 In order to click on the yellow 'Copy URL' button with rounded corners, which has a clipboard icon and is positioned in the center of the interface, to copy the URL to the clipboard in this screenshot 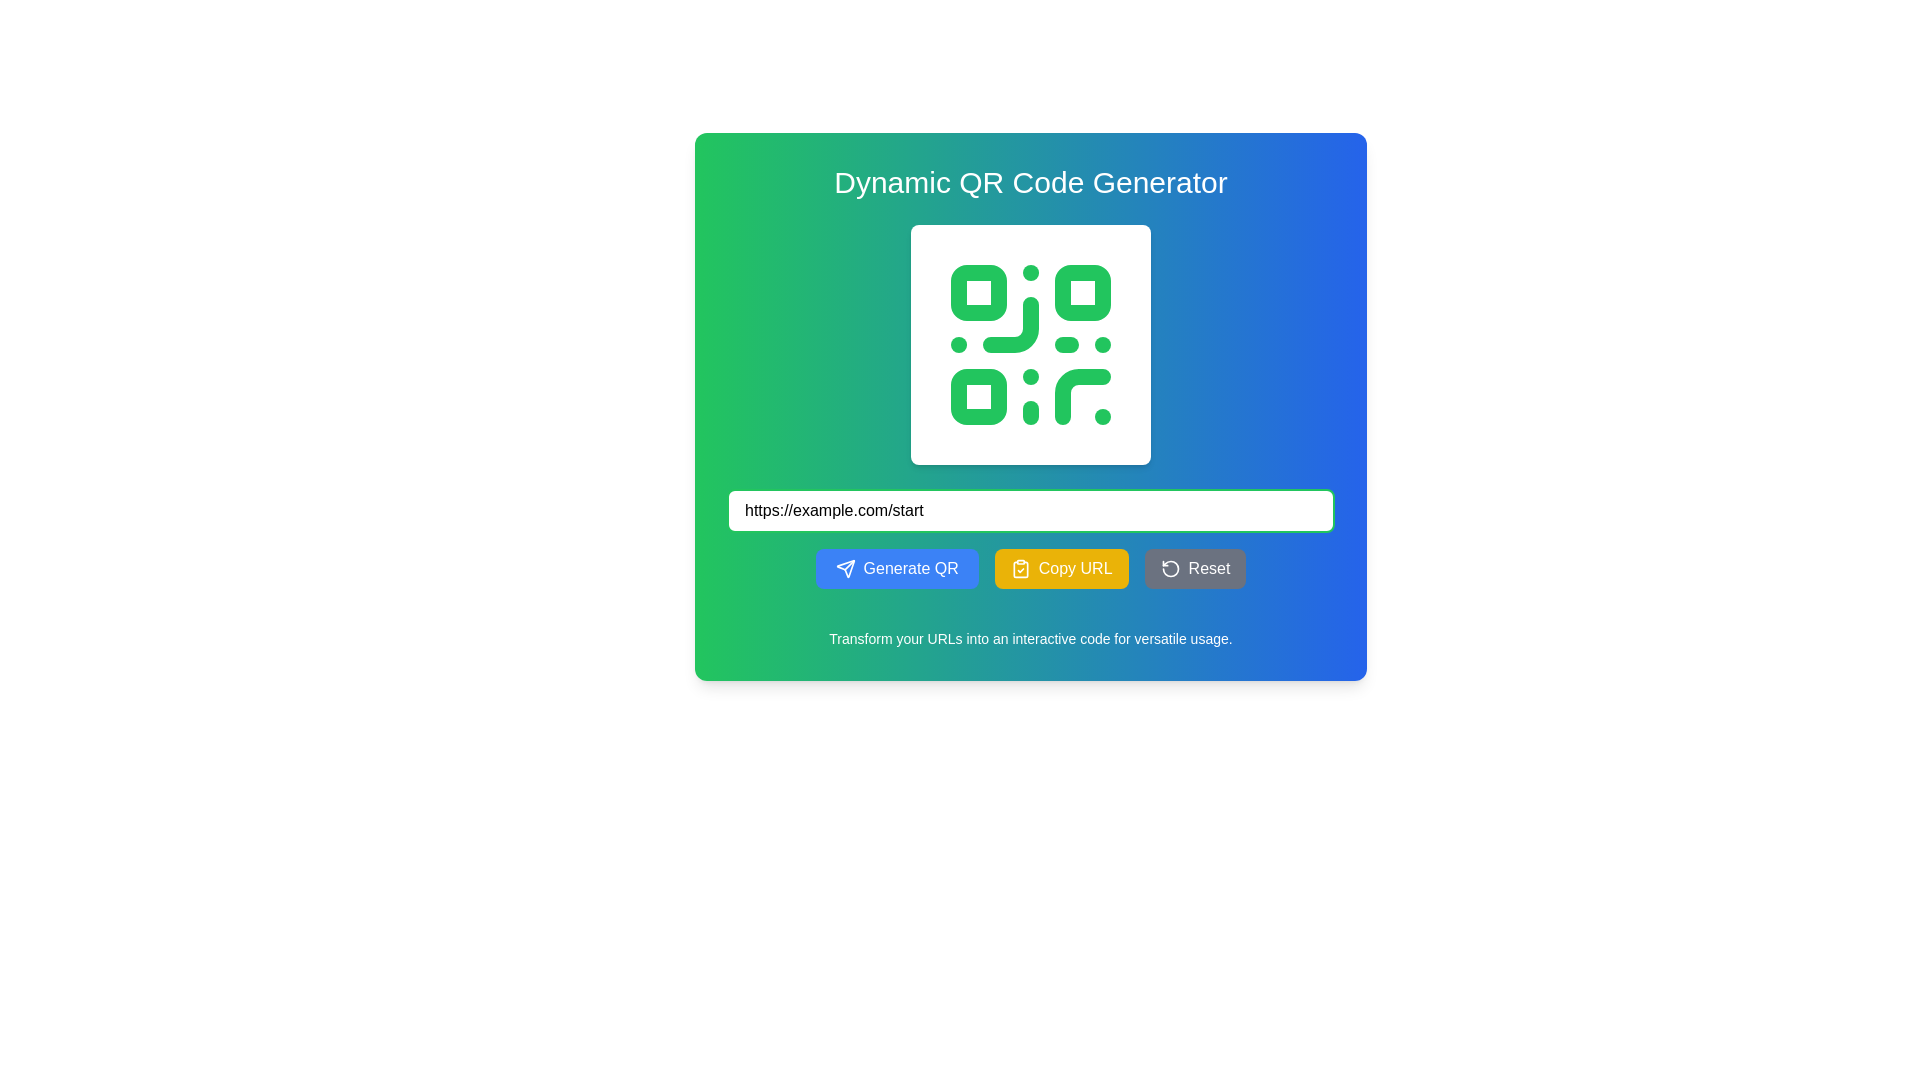, I will do `click(1060, 569)`.